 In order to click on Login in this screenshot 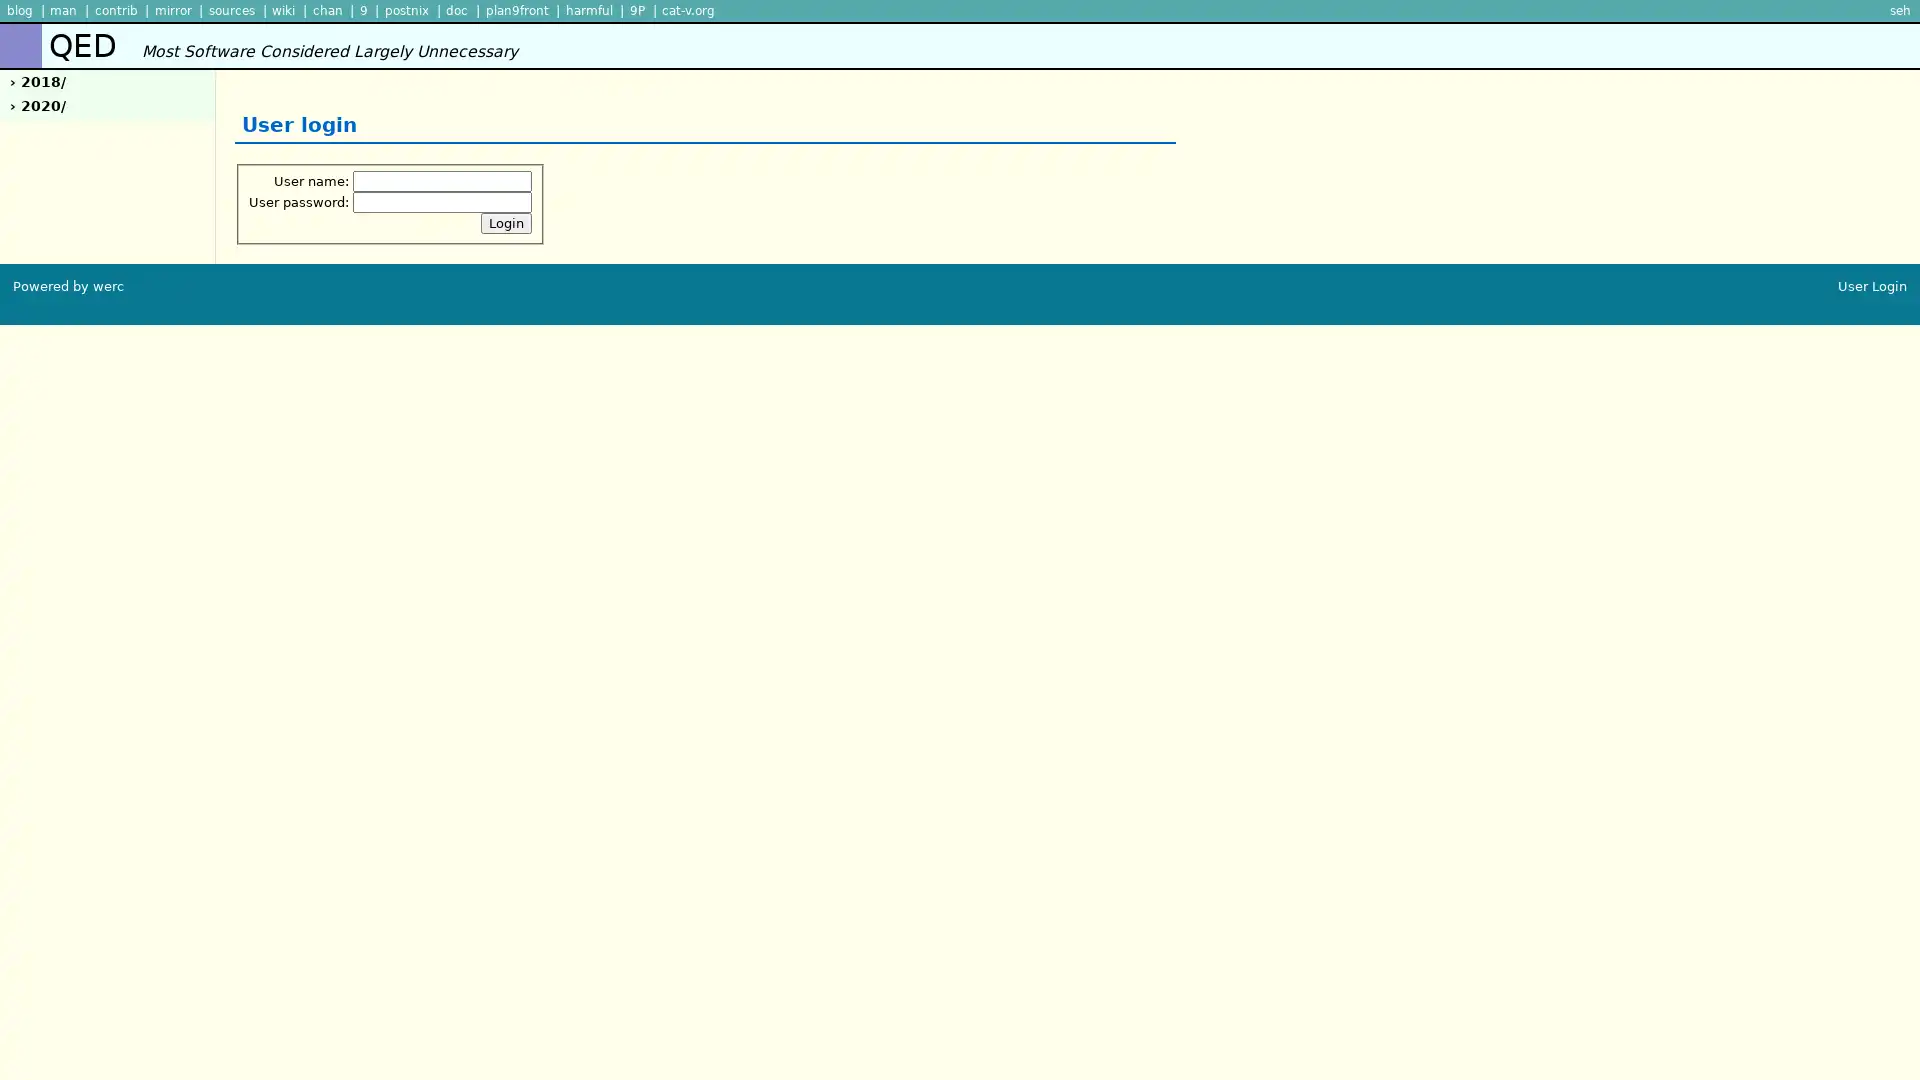, I will do `click(506, 223)`.